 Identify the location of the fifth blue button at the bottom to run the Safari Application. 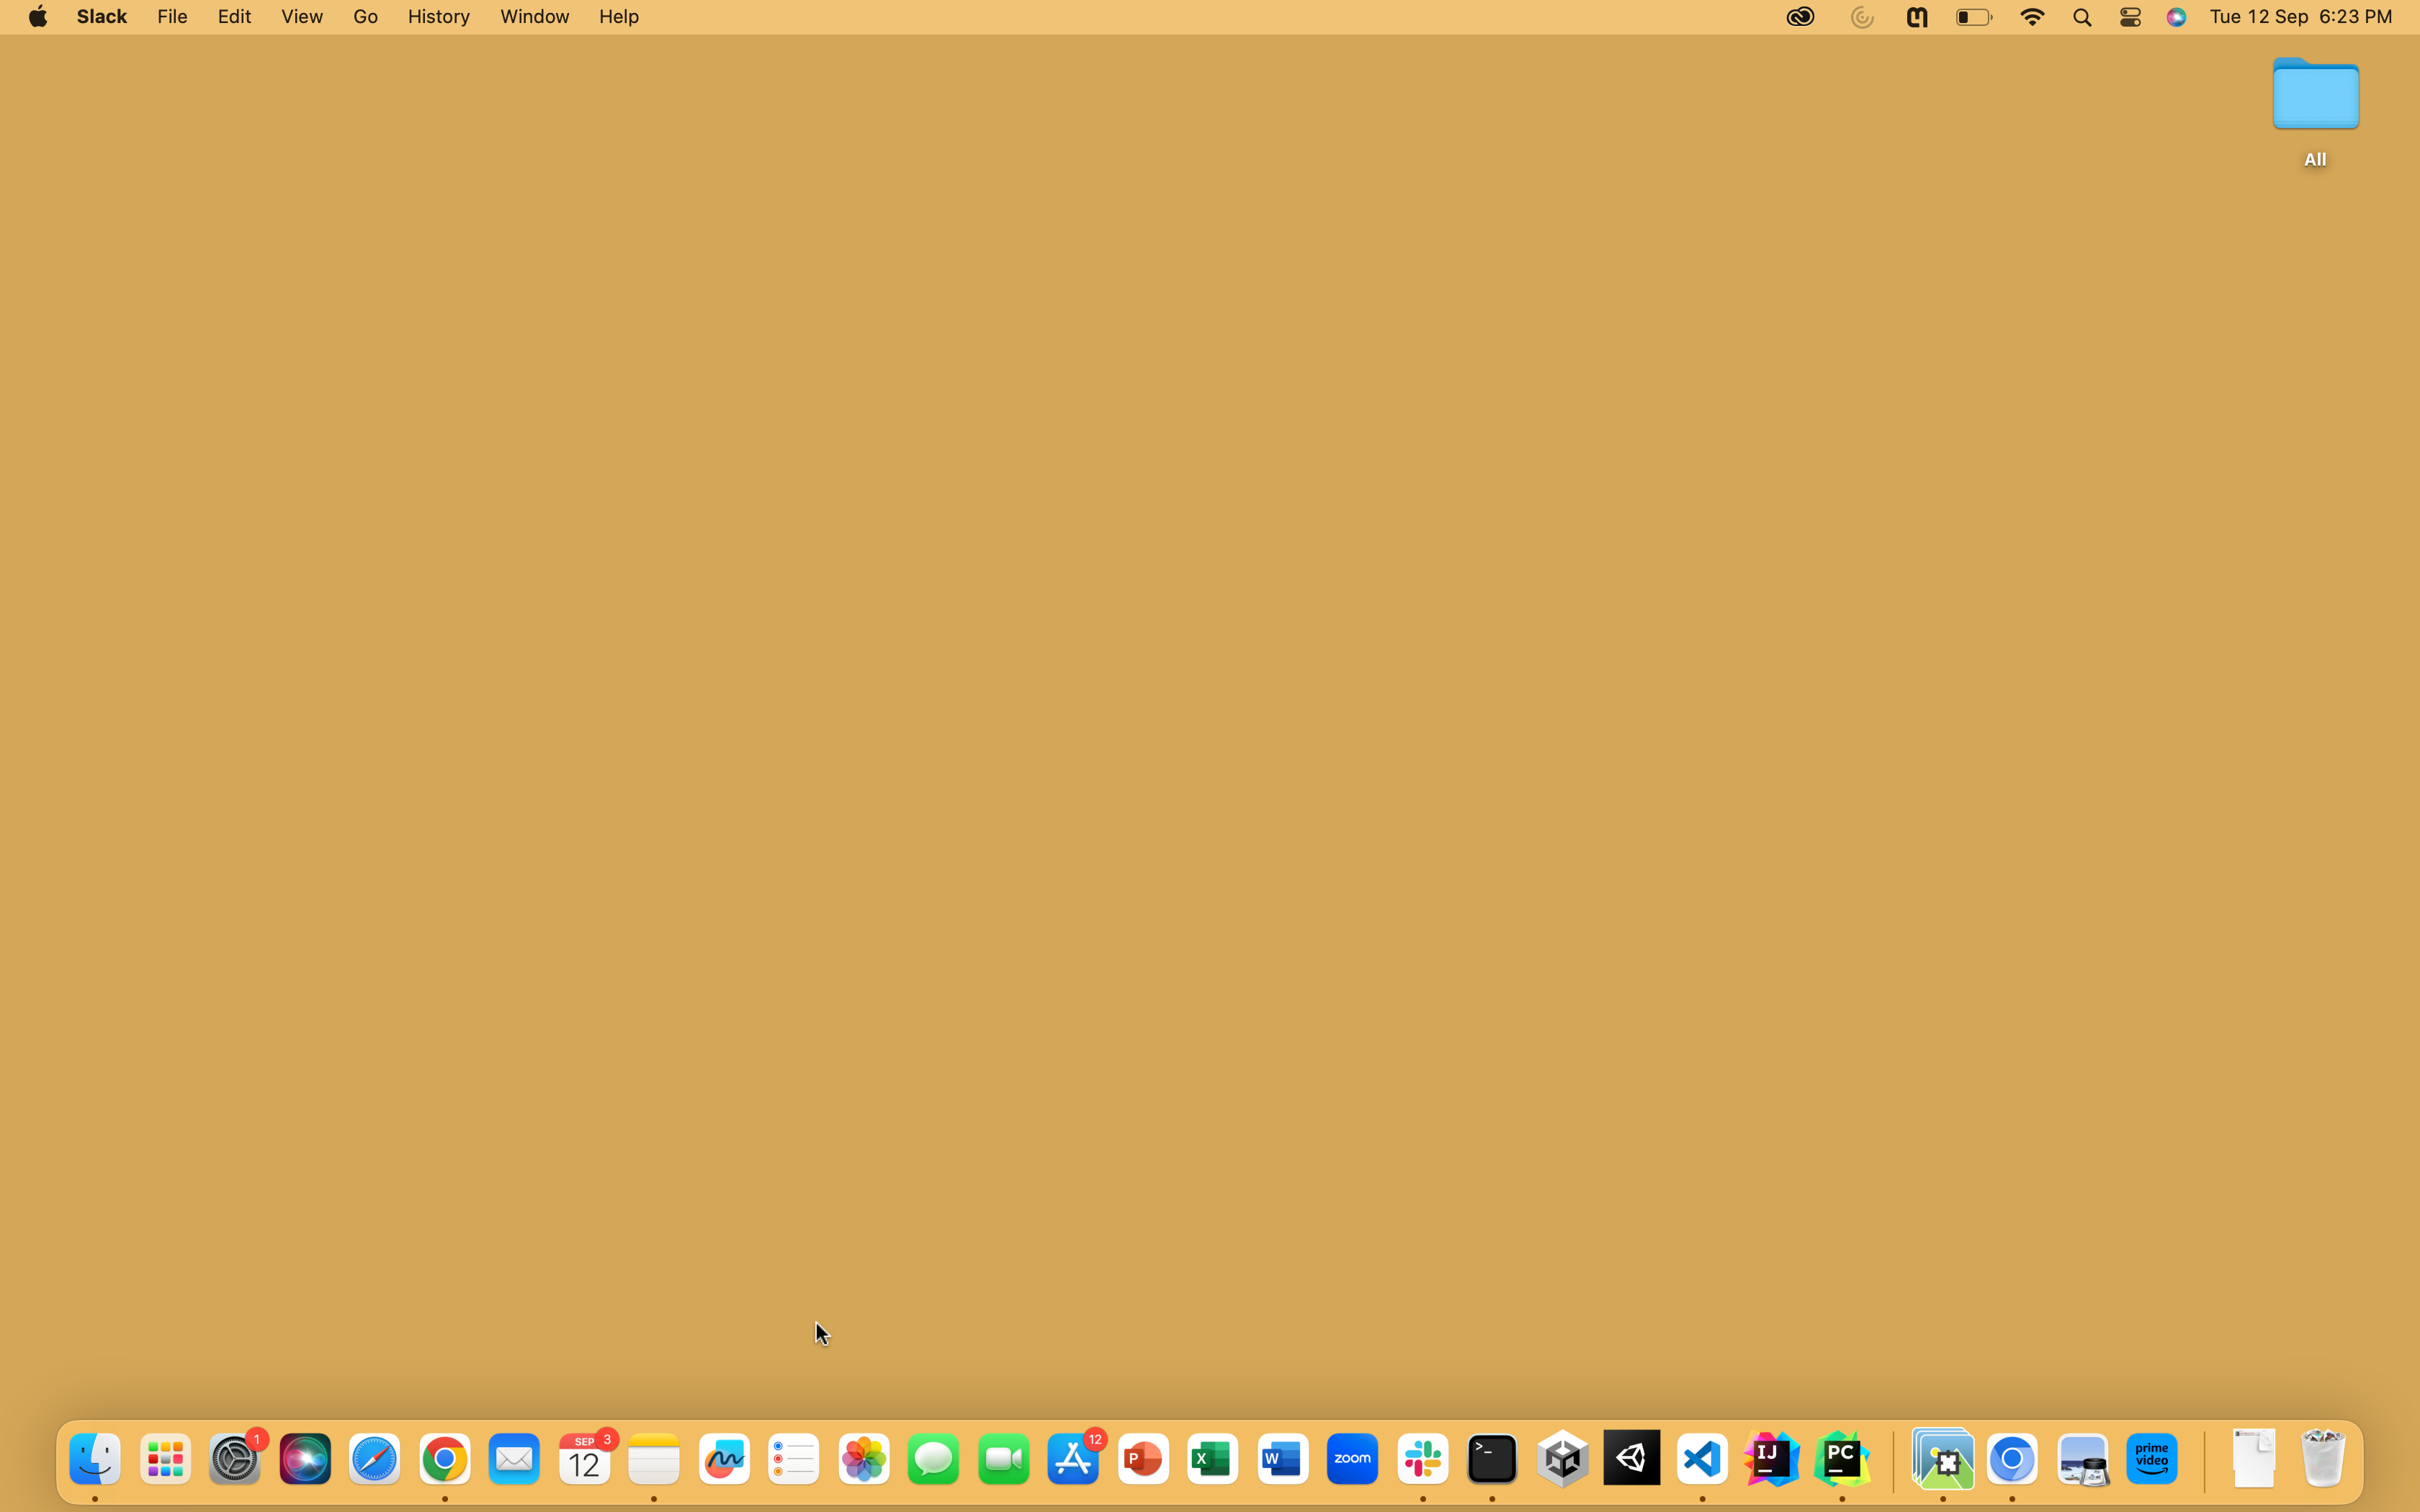
(374, 1459).